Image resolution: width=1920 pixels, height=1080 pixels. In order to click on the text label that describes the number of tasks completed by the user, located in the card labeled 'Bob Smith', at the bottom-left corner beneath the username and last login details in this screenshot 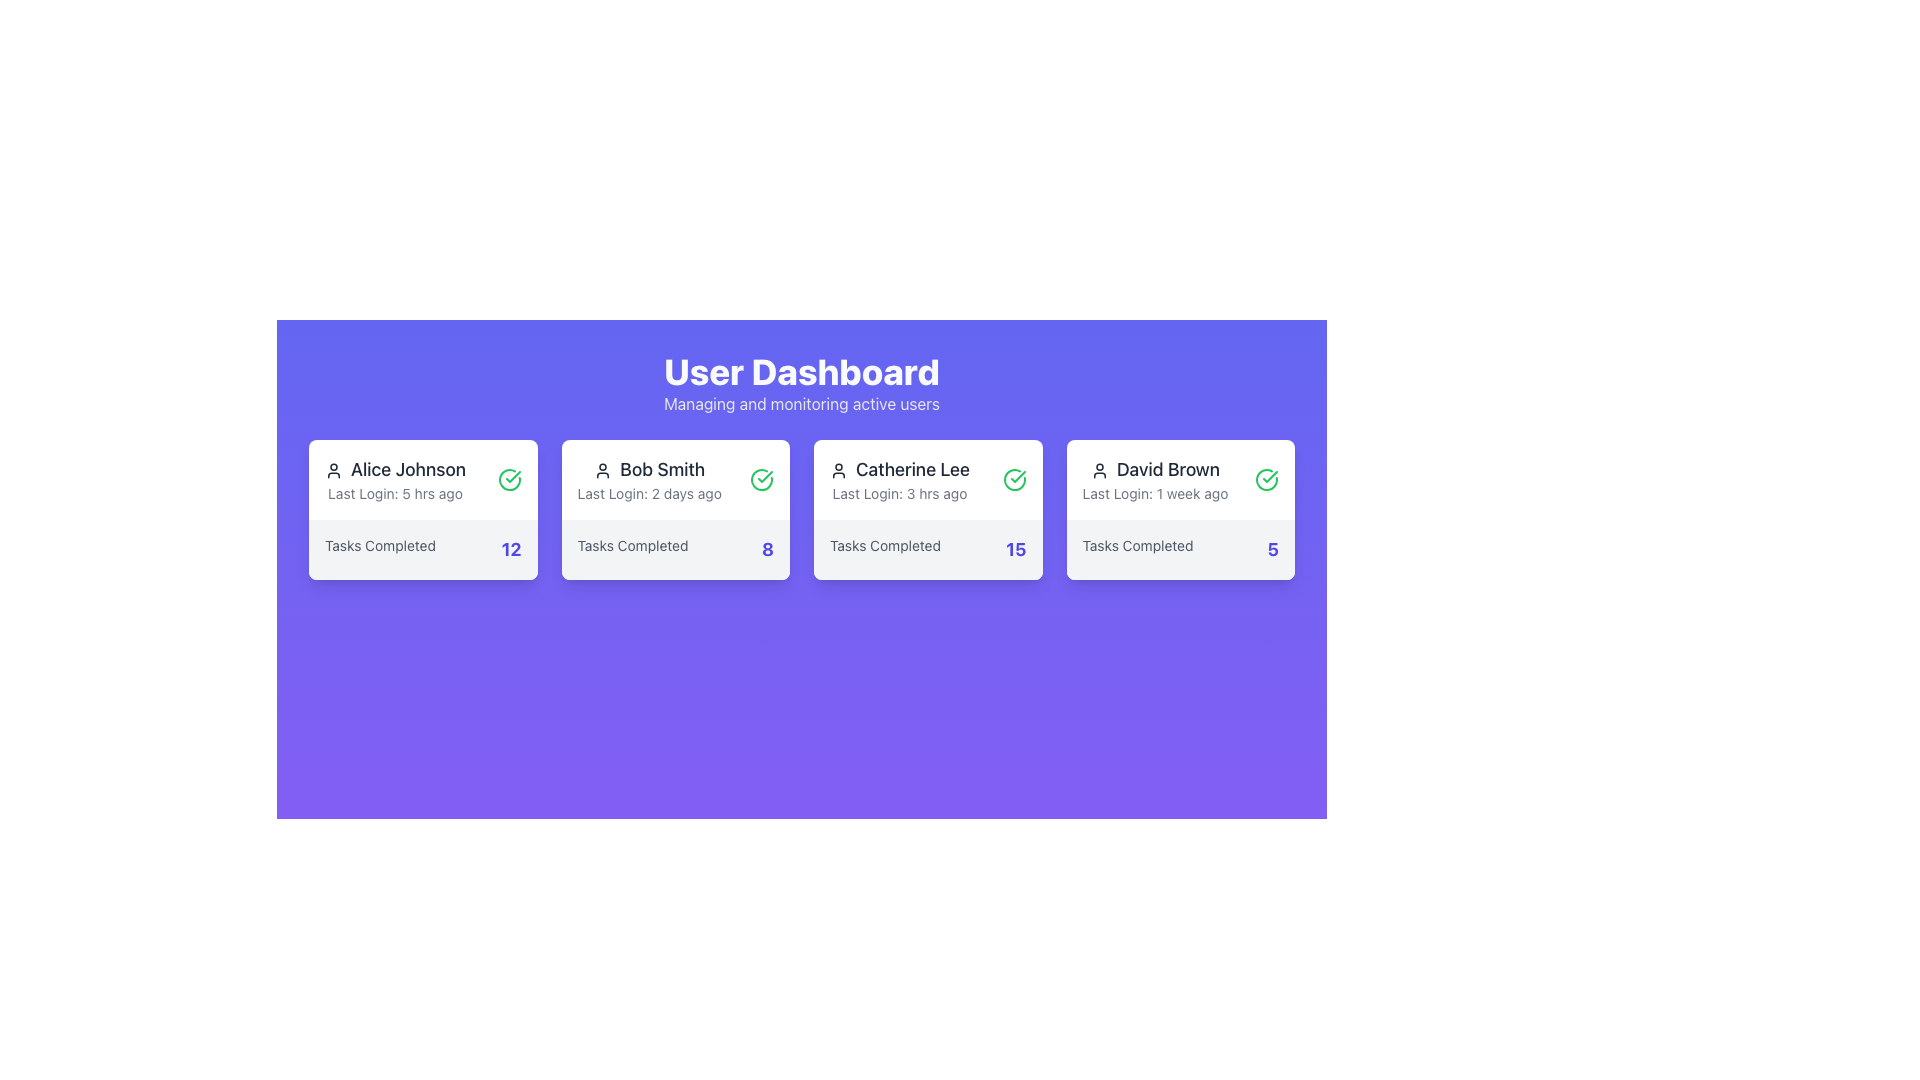, I will do `click(632, 550)`.